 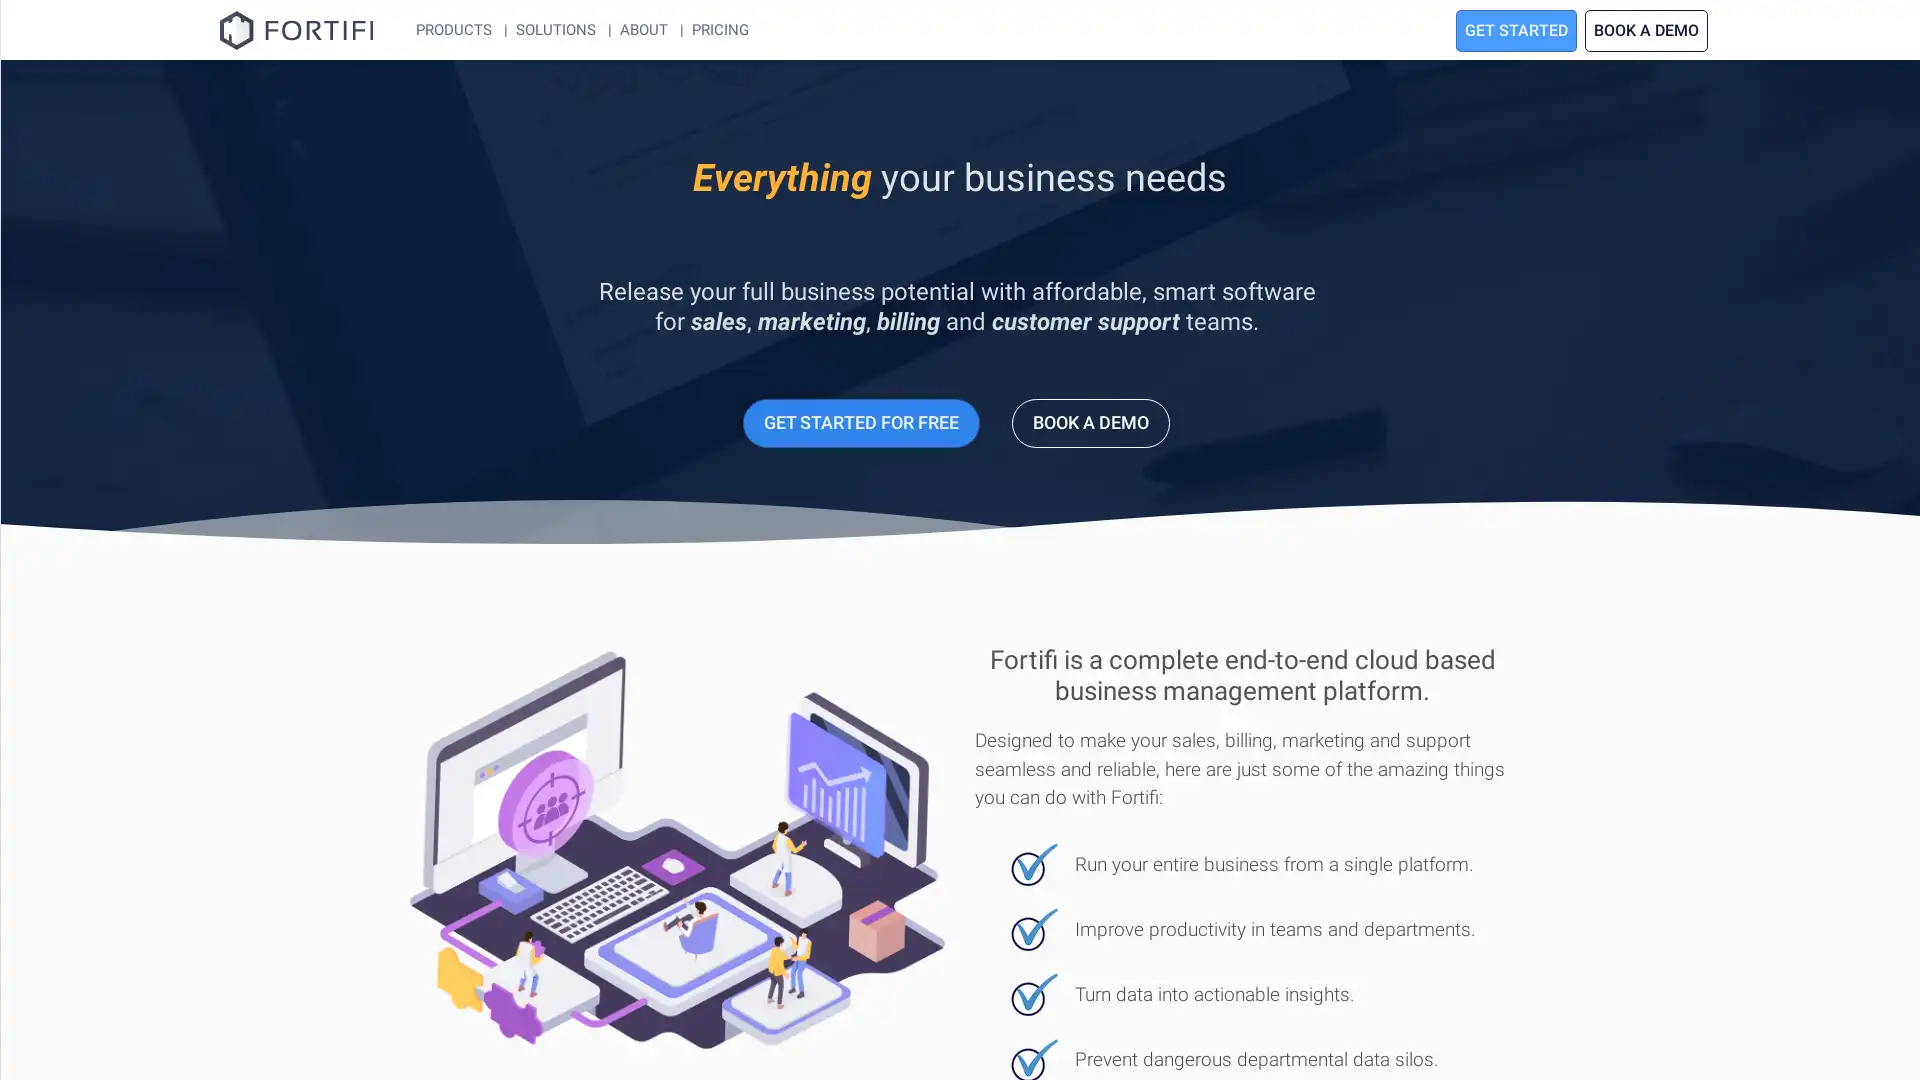 What do you see at coordinates (1088, 422) in the screenshot?
I see `BOOK A DEMO` at bounding box center [1088, 422].